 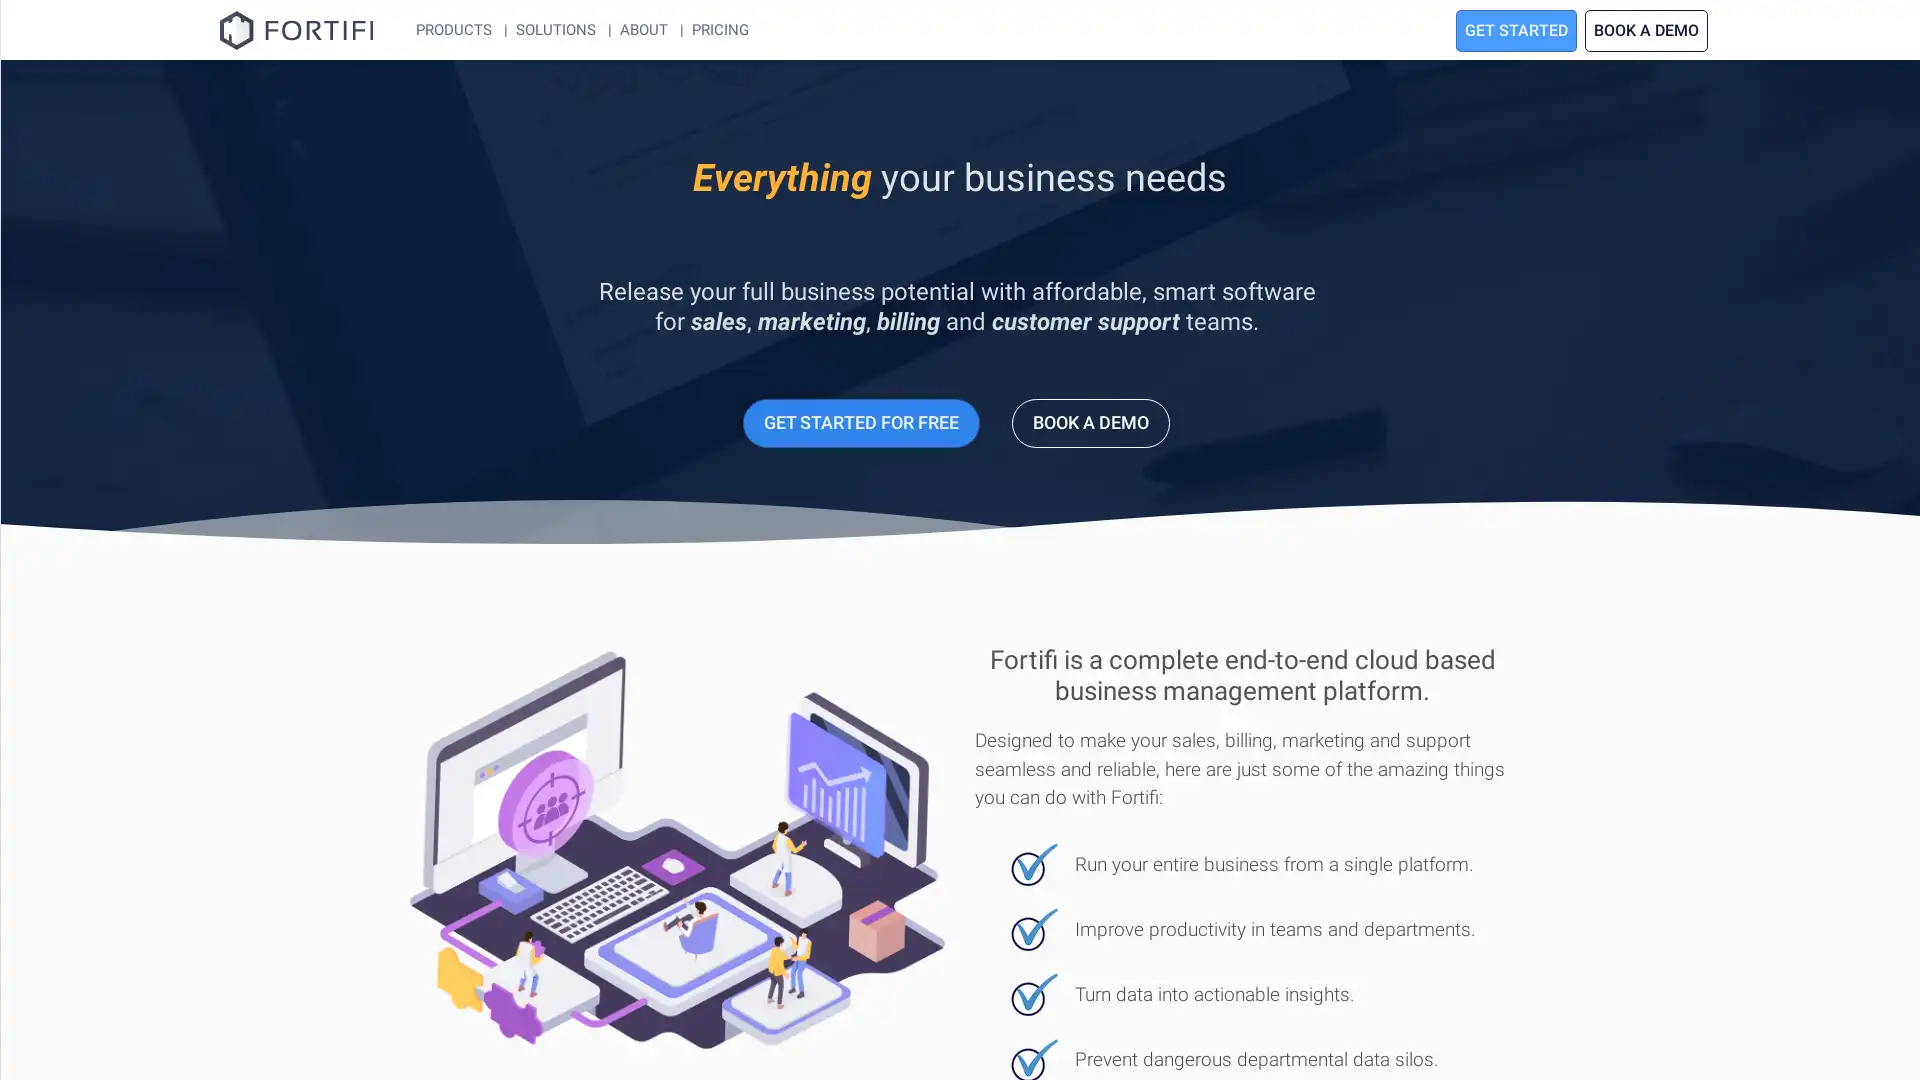 What do you see at coordinates (1088, 422) in the screenshot?
I see `BOOK A DEMO` at bounding box center [1088, 422].